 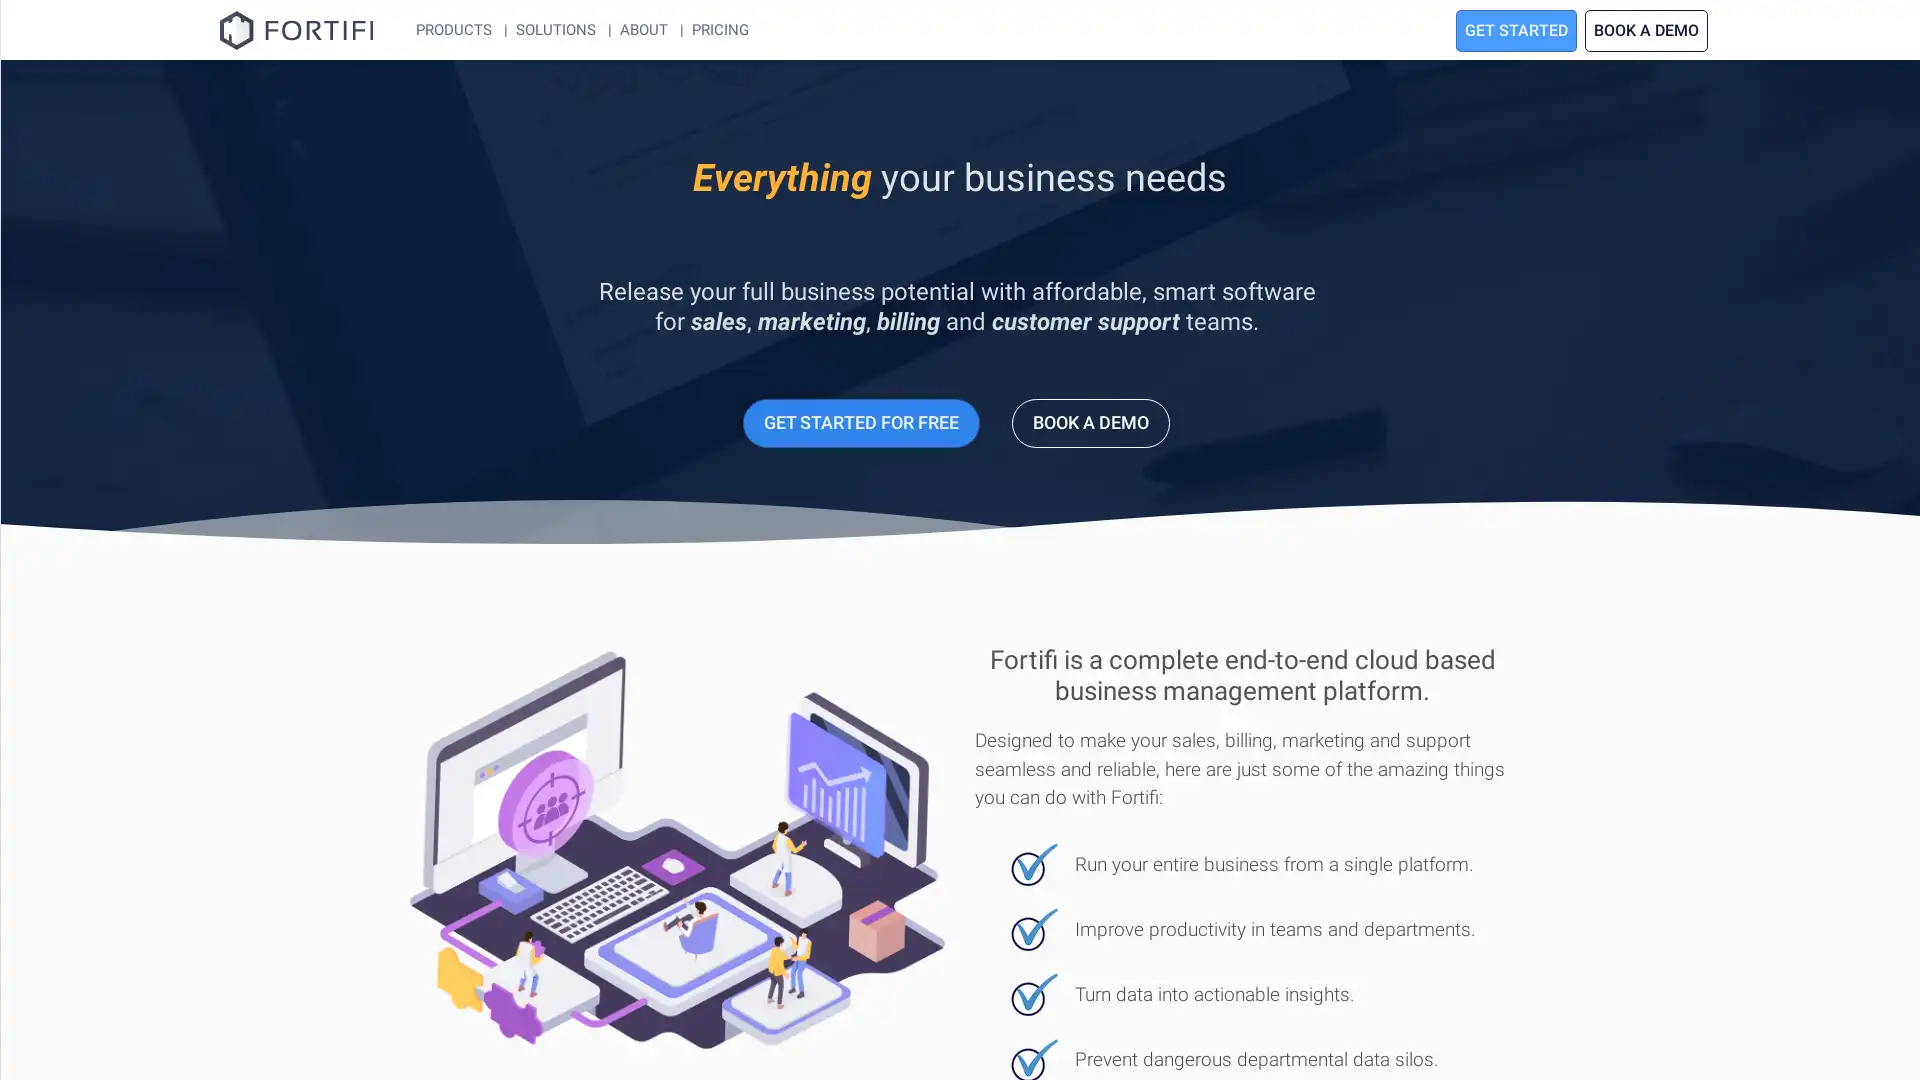 What do you see at coordinates (1088, 422) in the screenshot?
I see `BOOK A DEMO` at bounding box center [1088, 422].